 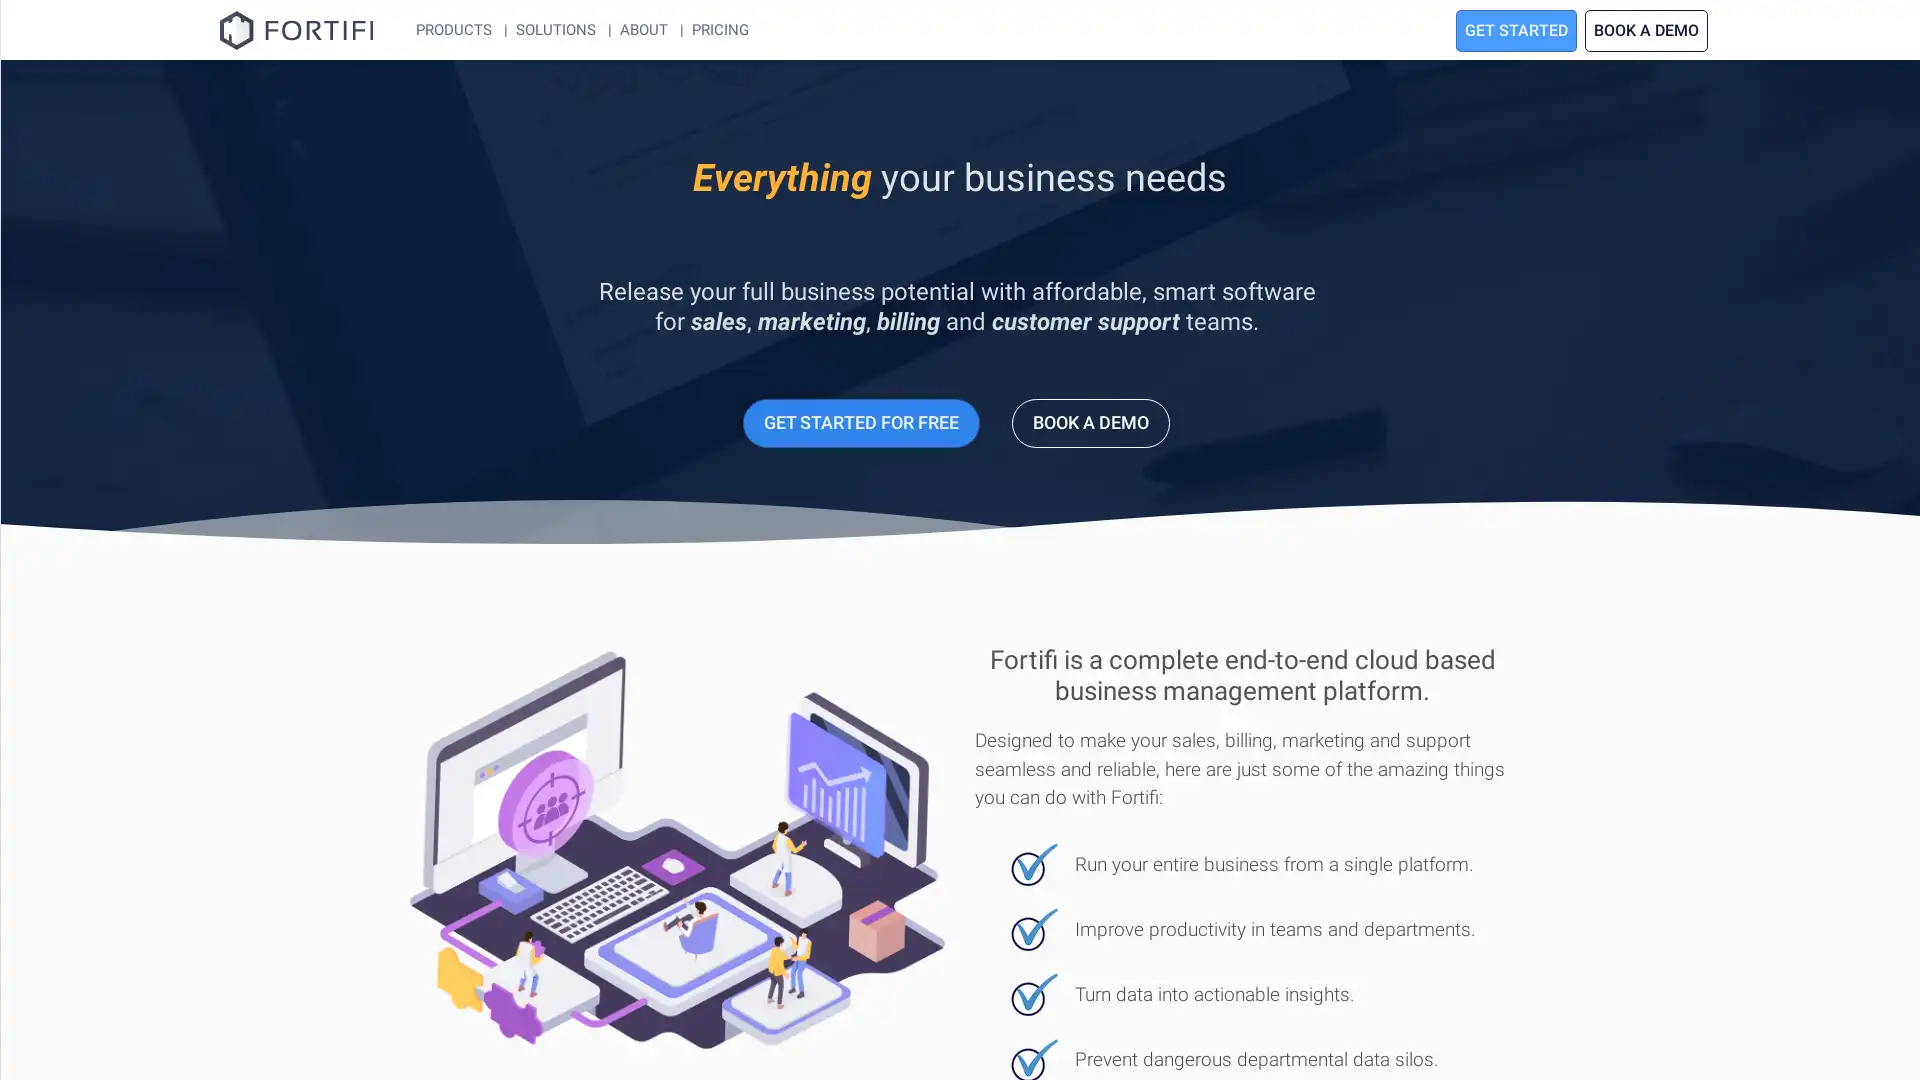 What do you see at coordinates (1088, 422) in the screenshot?
I see `BOOK A DEMO` at bounding box center [1088, 422].